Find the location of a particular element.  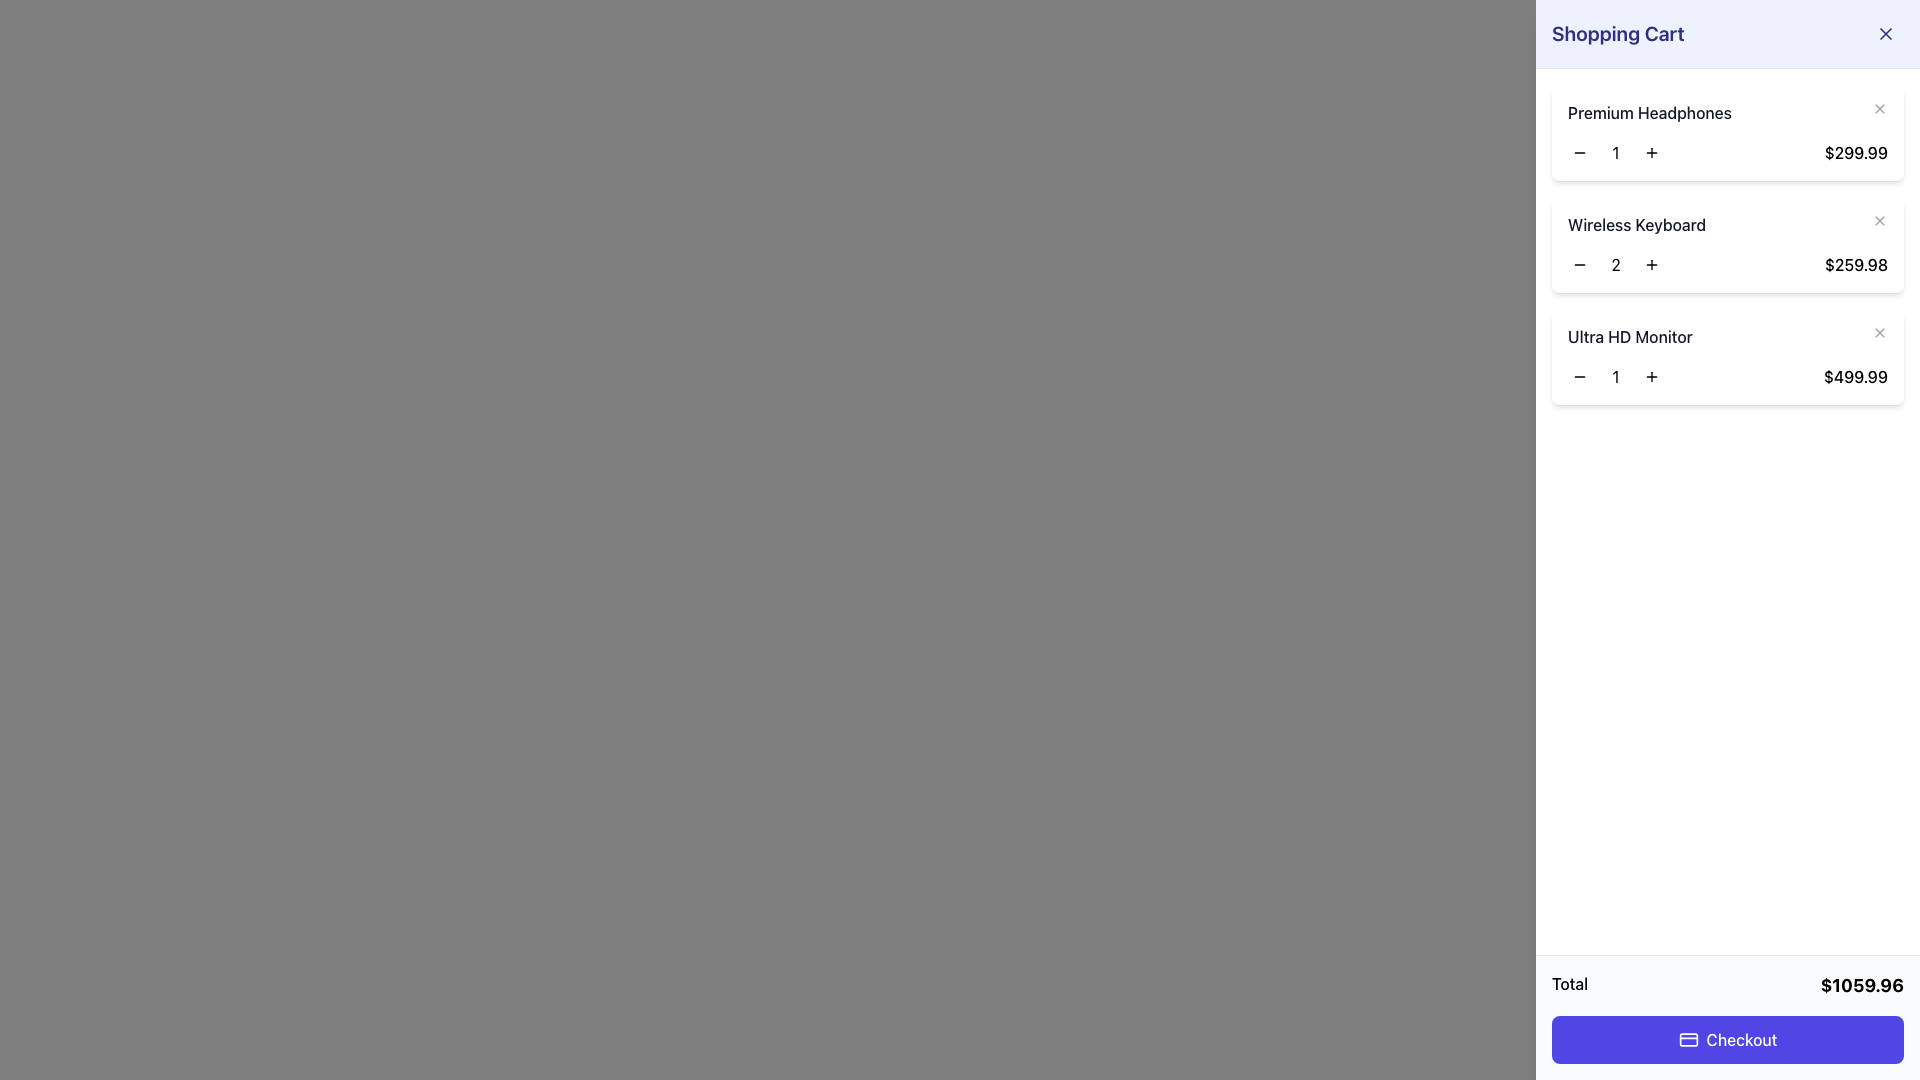

the small circular button with a minus icon ('-') located to the left of the quantity number in the shopping cart interface to decrement the item quantity is located at coordinates (1578, 152).